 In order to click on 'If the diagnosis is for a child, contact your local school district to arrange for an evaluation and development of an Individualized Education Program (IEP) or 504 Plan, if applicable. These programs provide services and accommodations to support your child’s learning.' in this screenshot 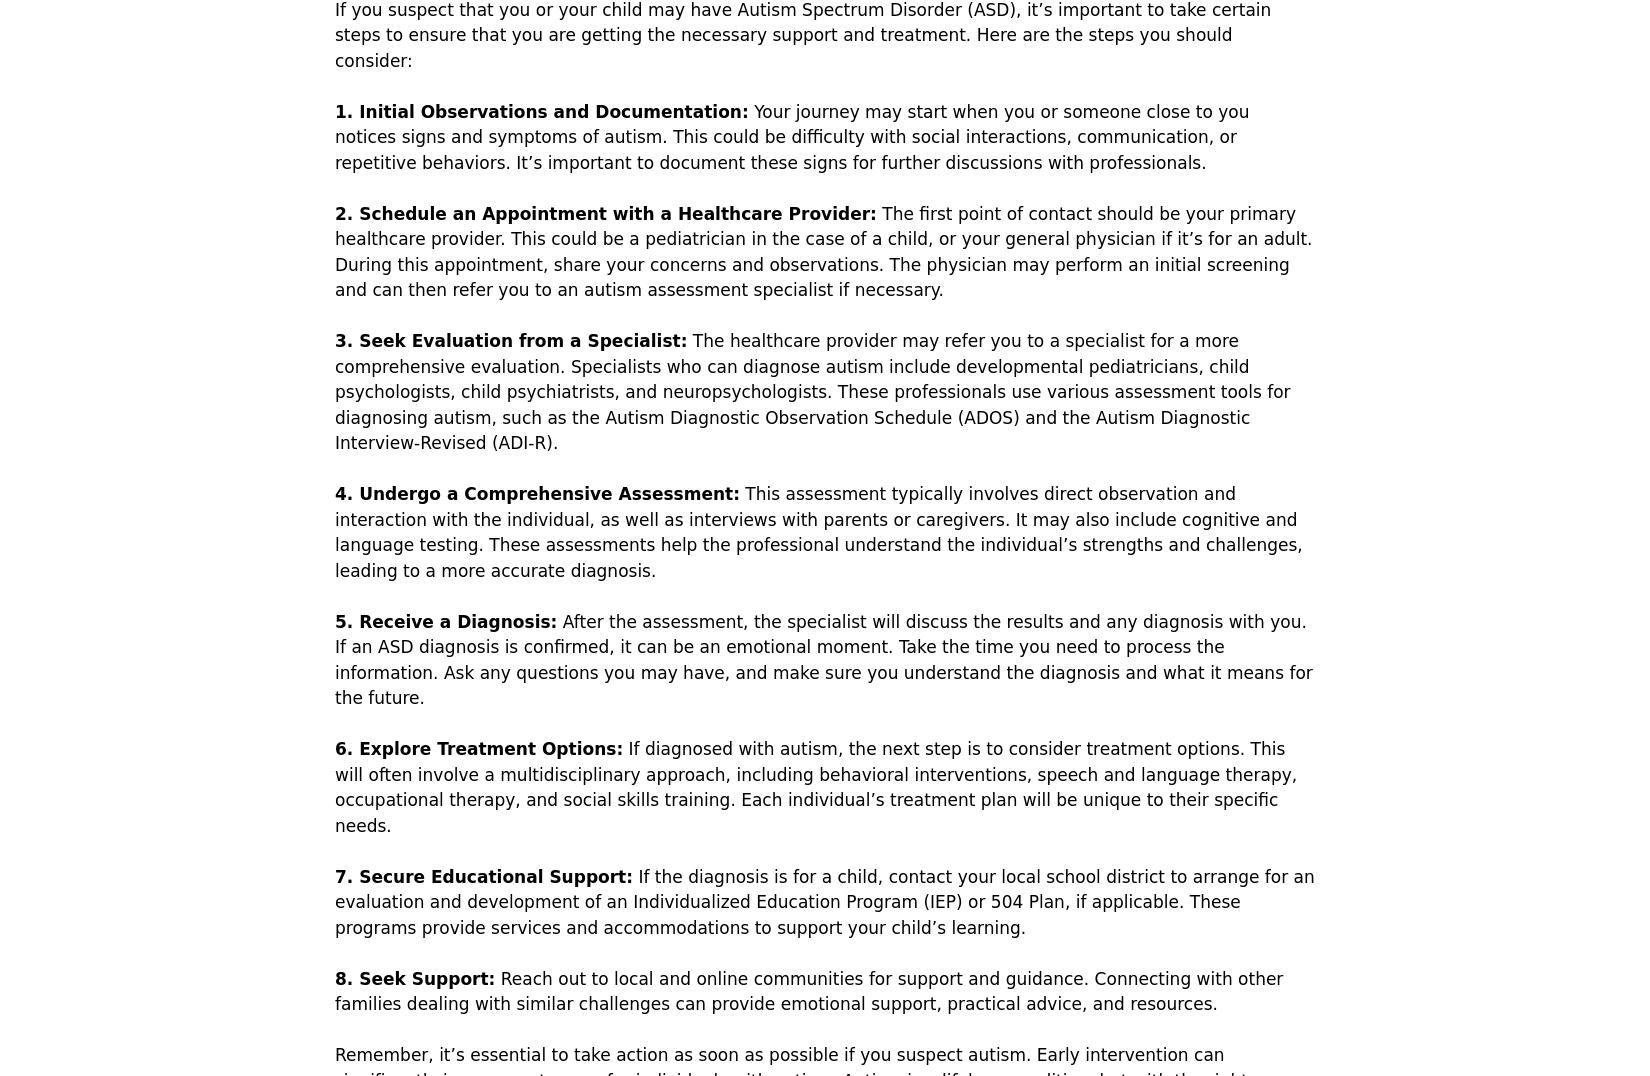, I will do `click(823, 900)`.